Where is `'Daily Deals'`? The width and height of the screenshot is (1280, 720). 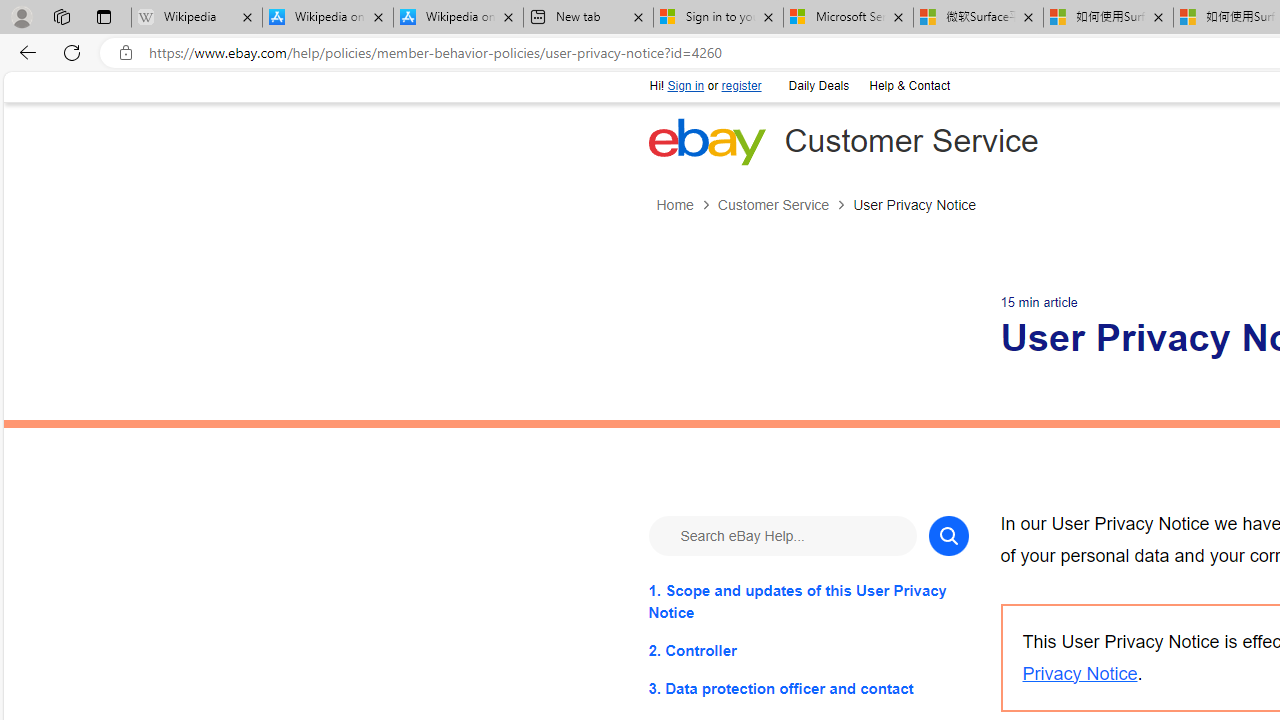 'Daily Deals' is located at coordinates (819, 86).